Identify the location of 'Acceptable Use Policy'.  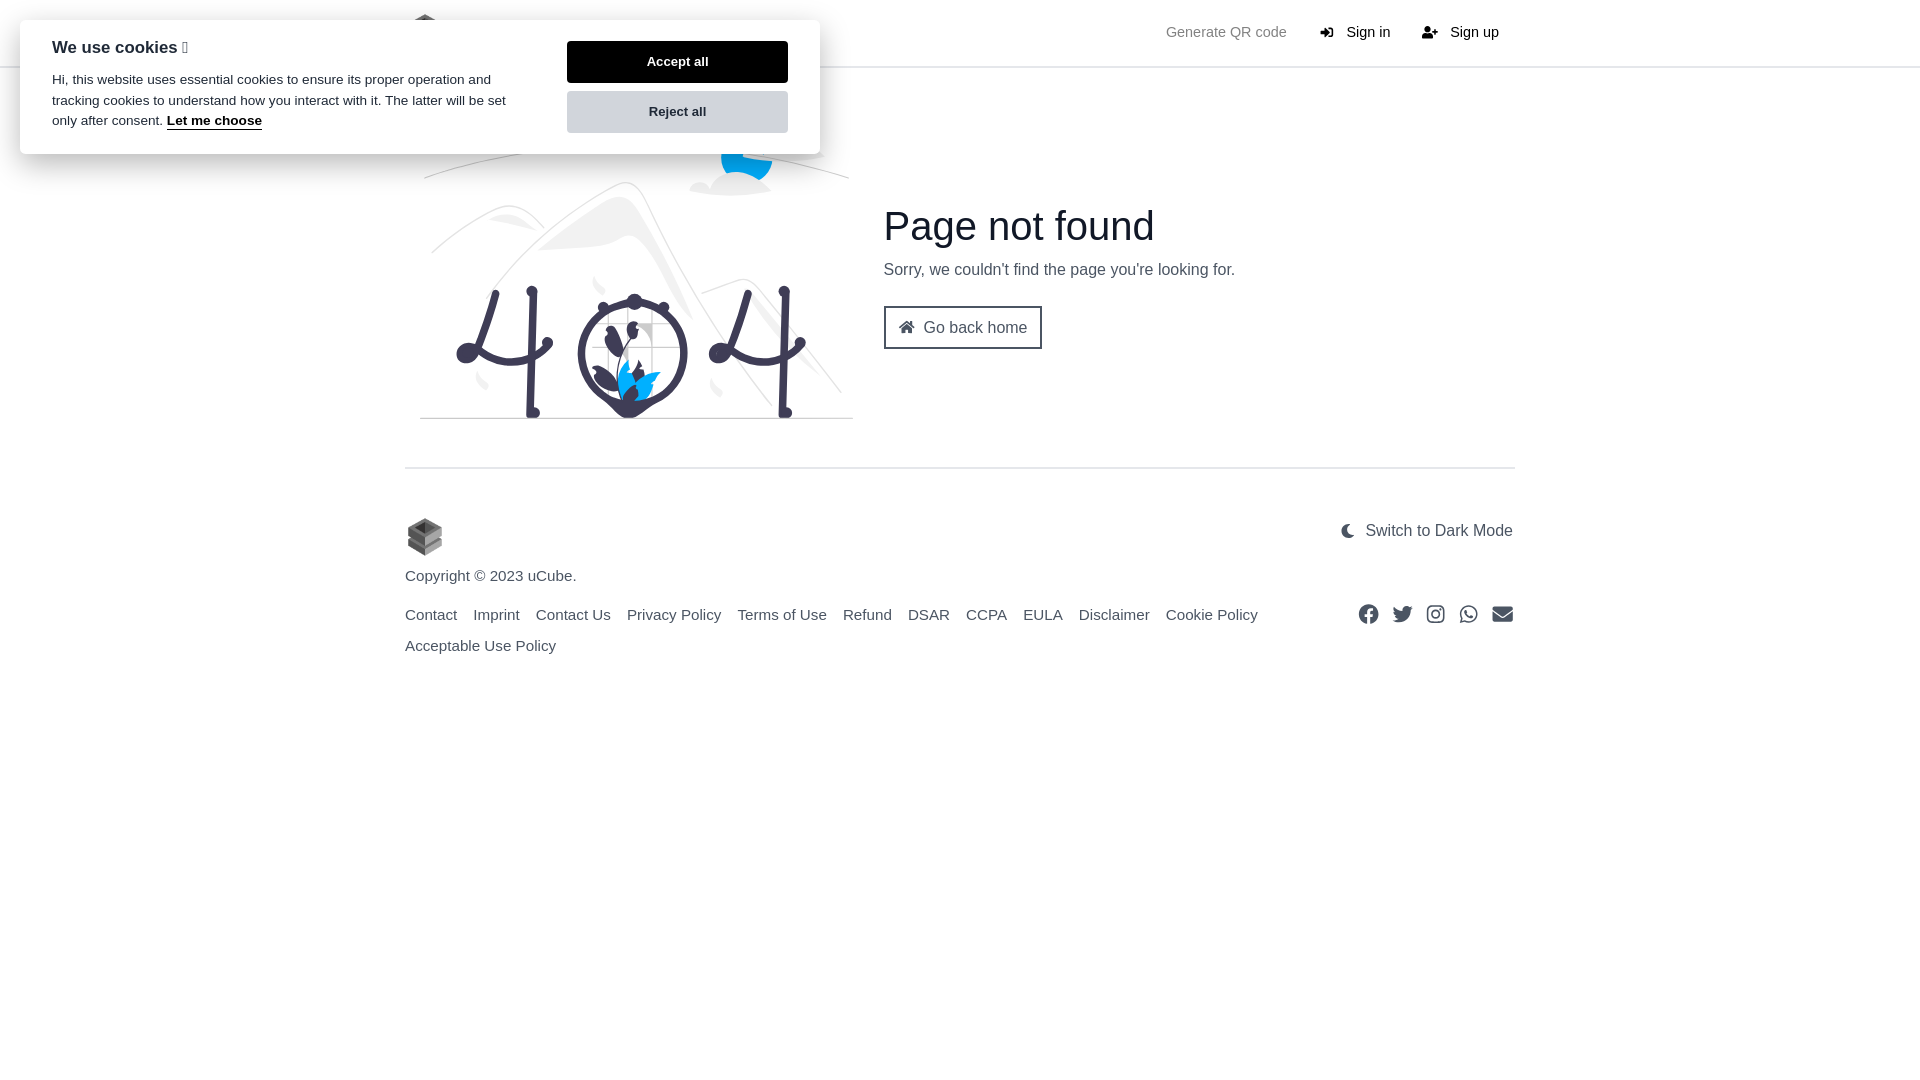
(480, 645).